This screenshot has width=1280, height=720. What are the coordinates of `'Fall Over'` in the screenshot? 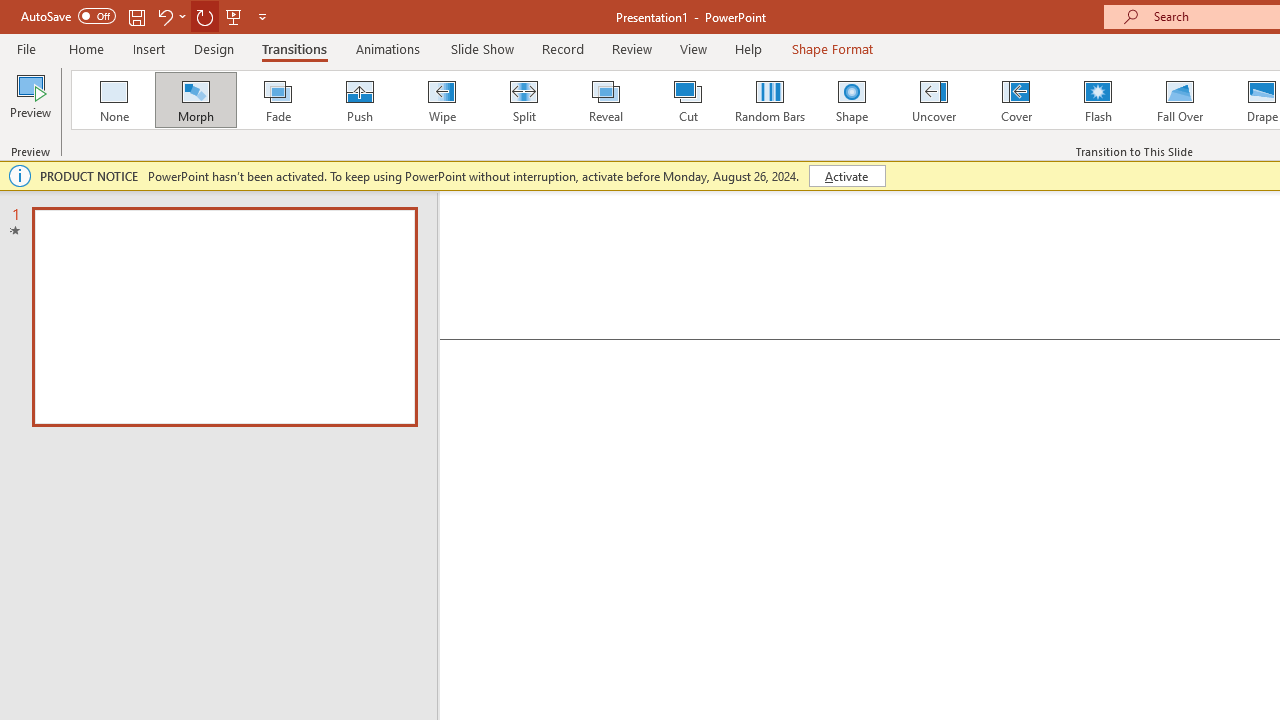 It's located at (1180, 100).